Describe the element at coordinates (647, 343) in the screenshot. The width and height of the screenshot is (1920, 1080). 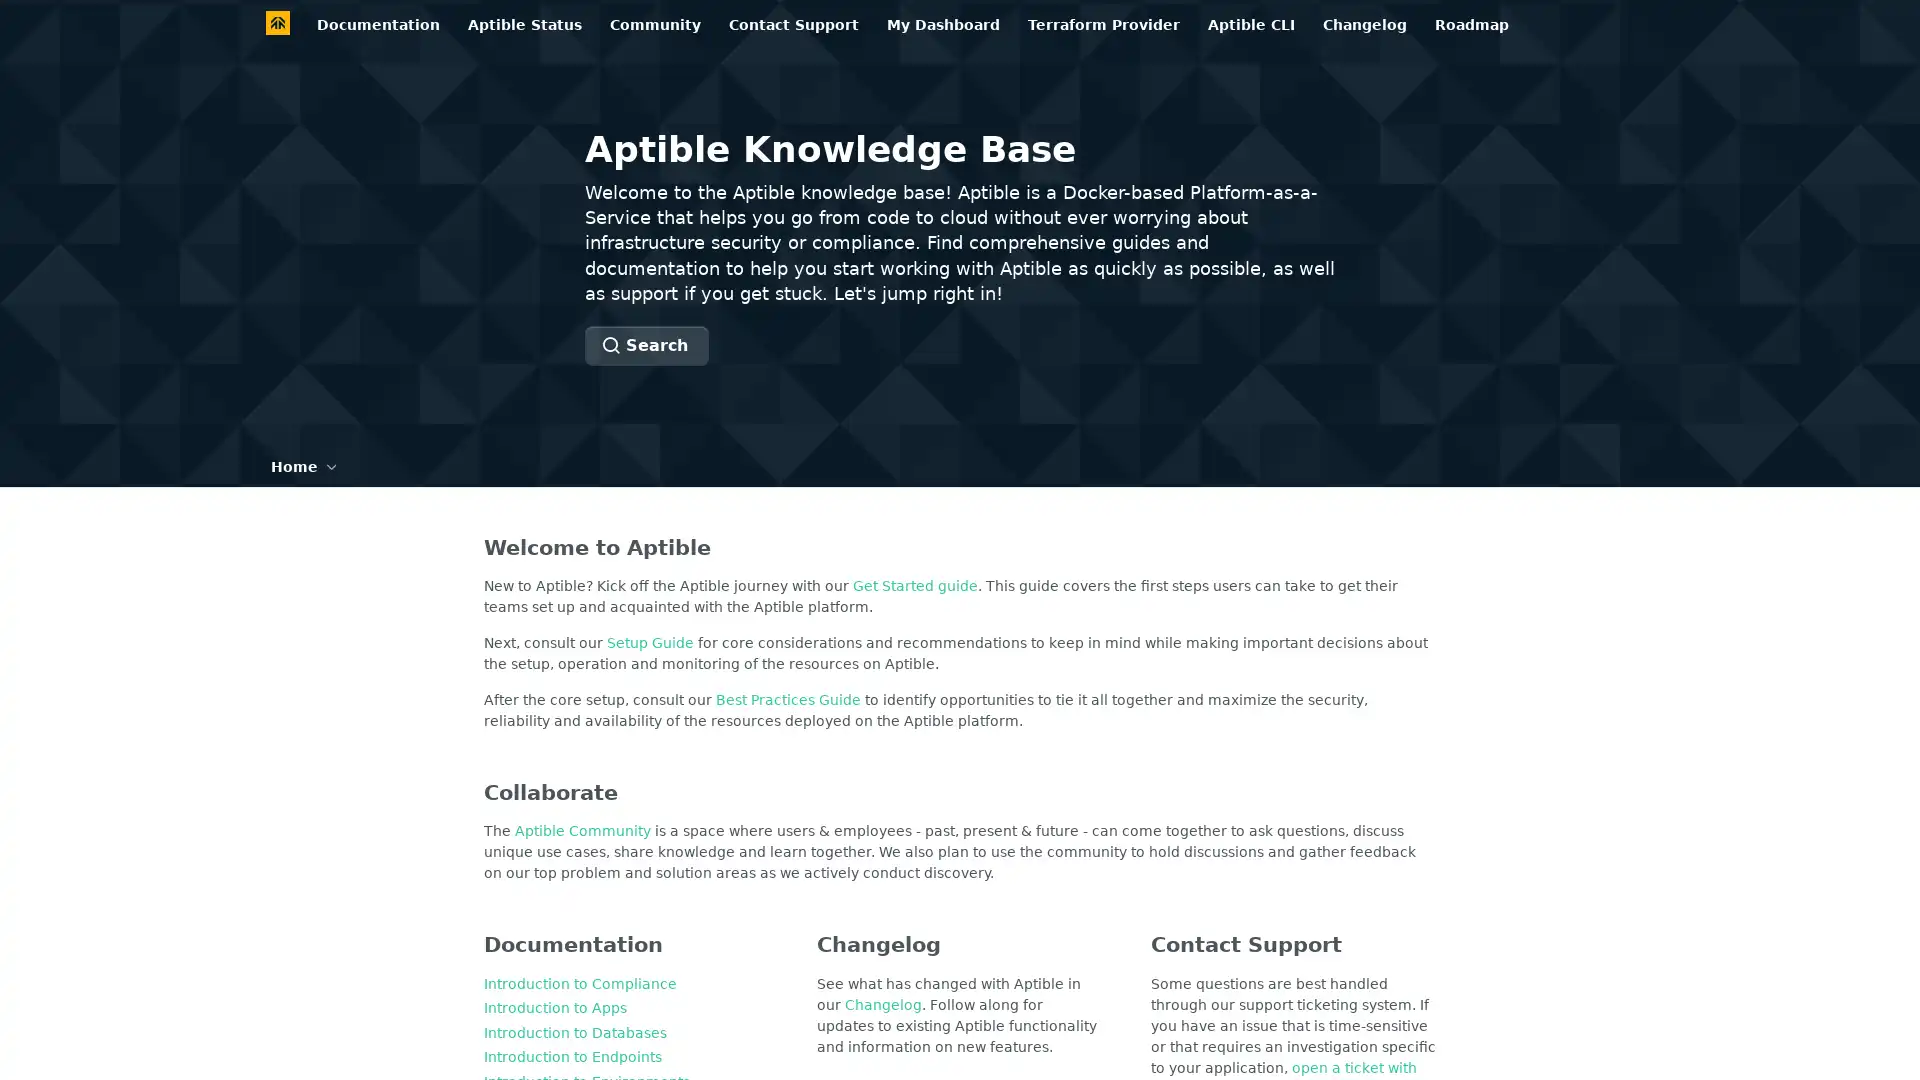
I see `Search` at that location.